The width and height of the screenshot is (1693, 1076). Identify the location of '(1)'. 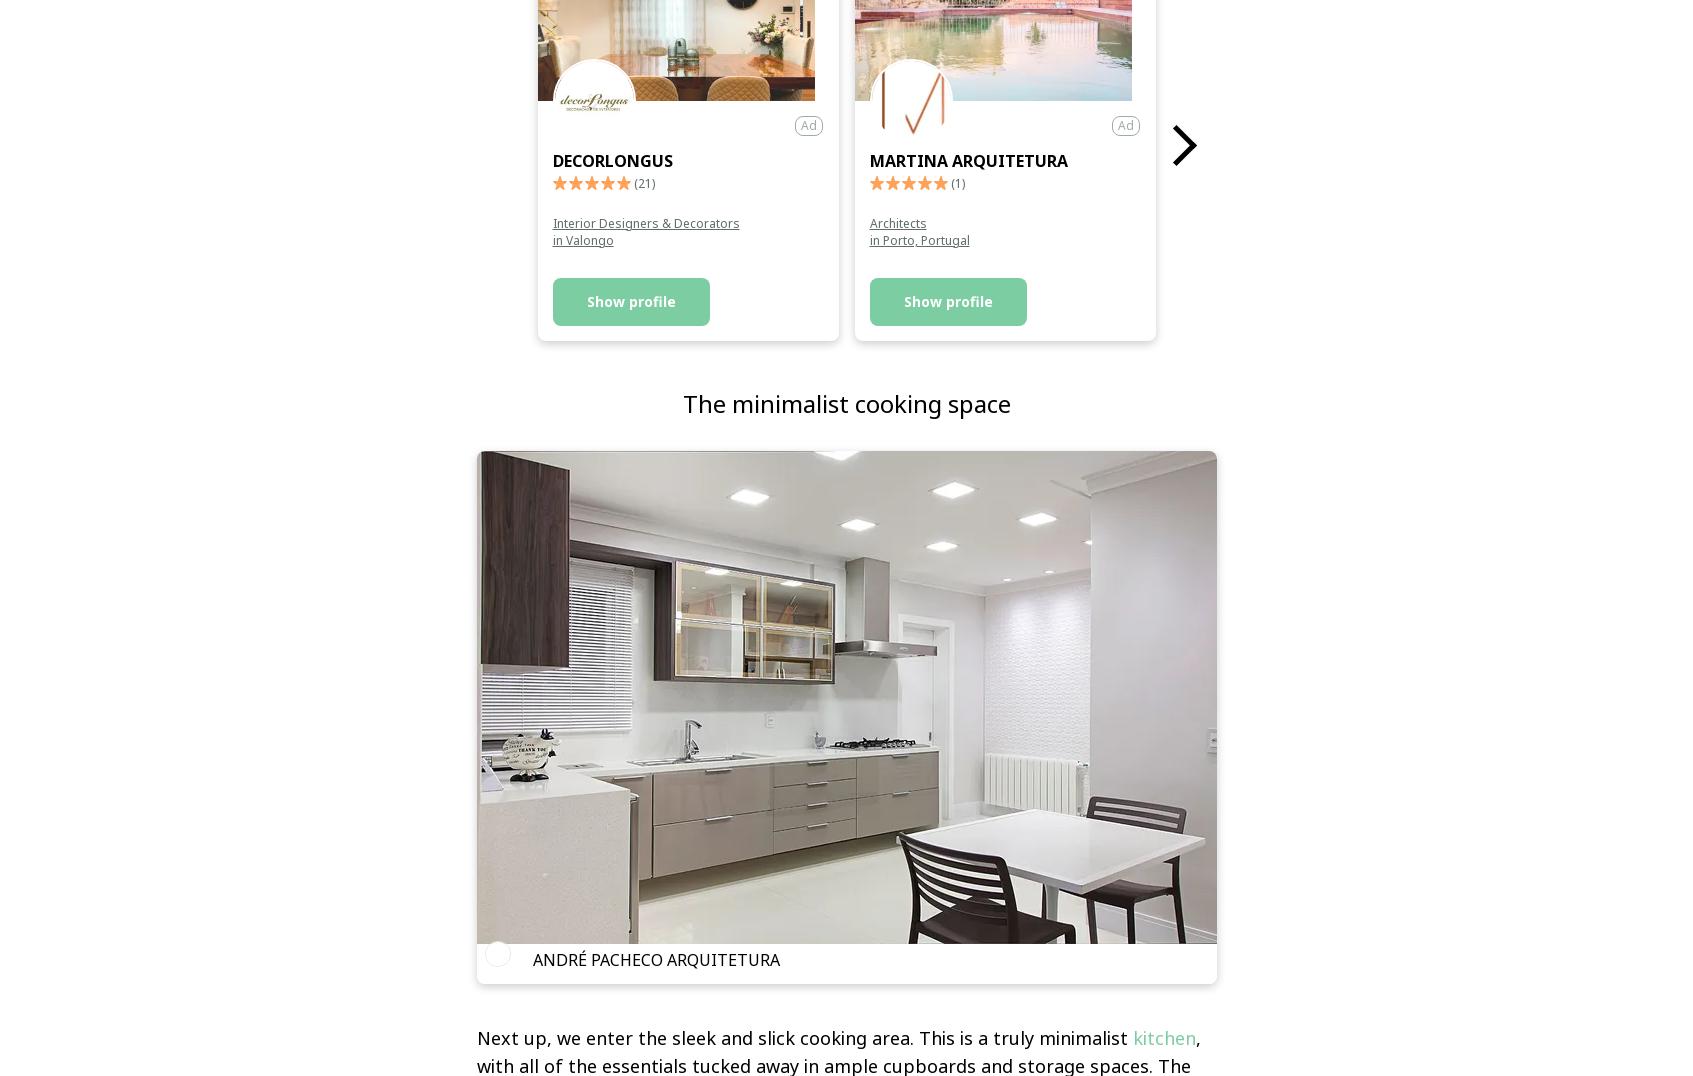
(956, 182).